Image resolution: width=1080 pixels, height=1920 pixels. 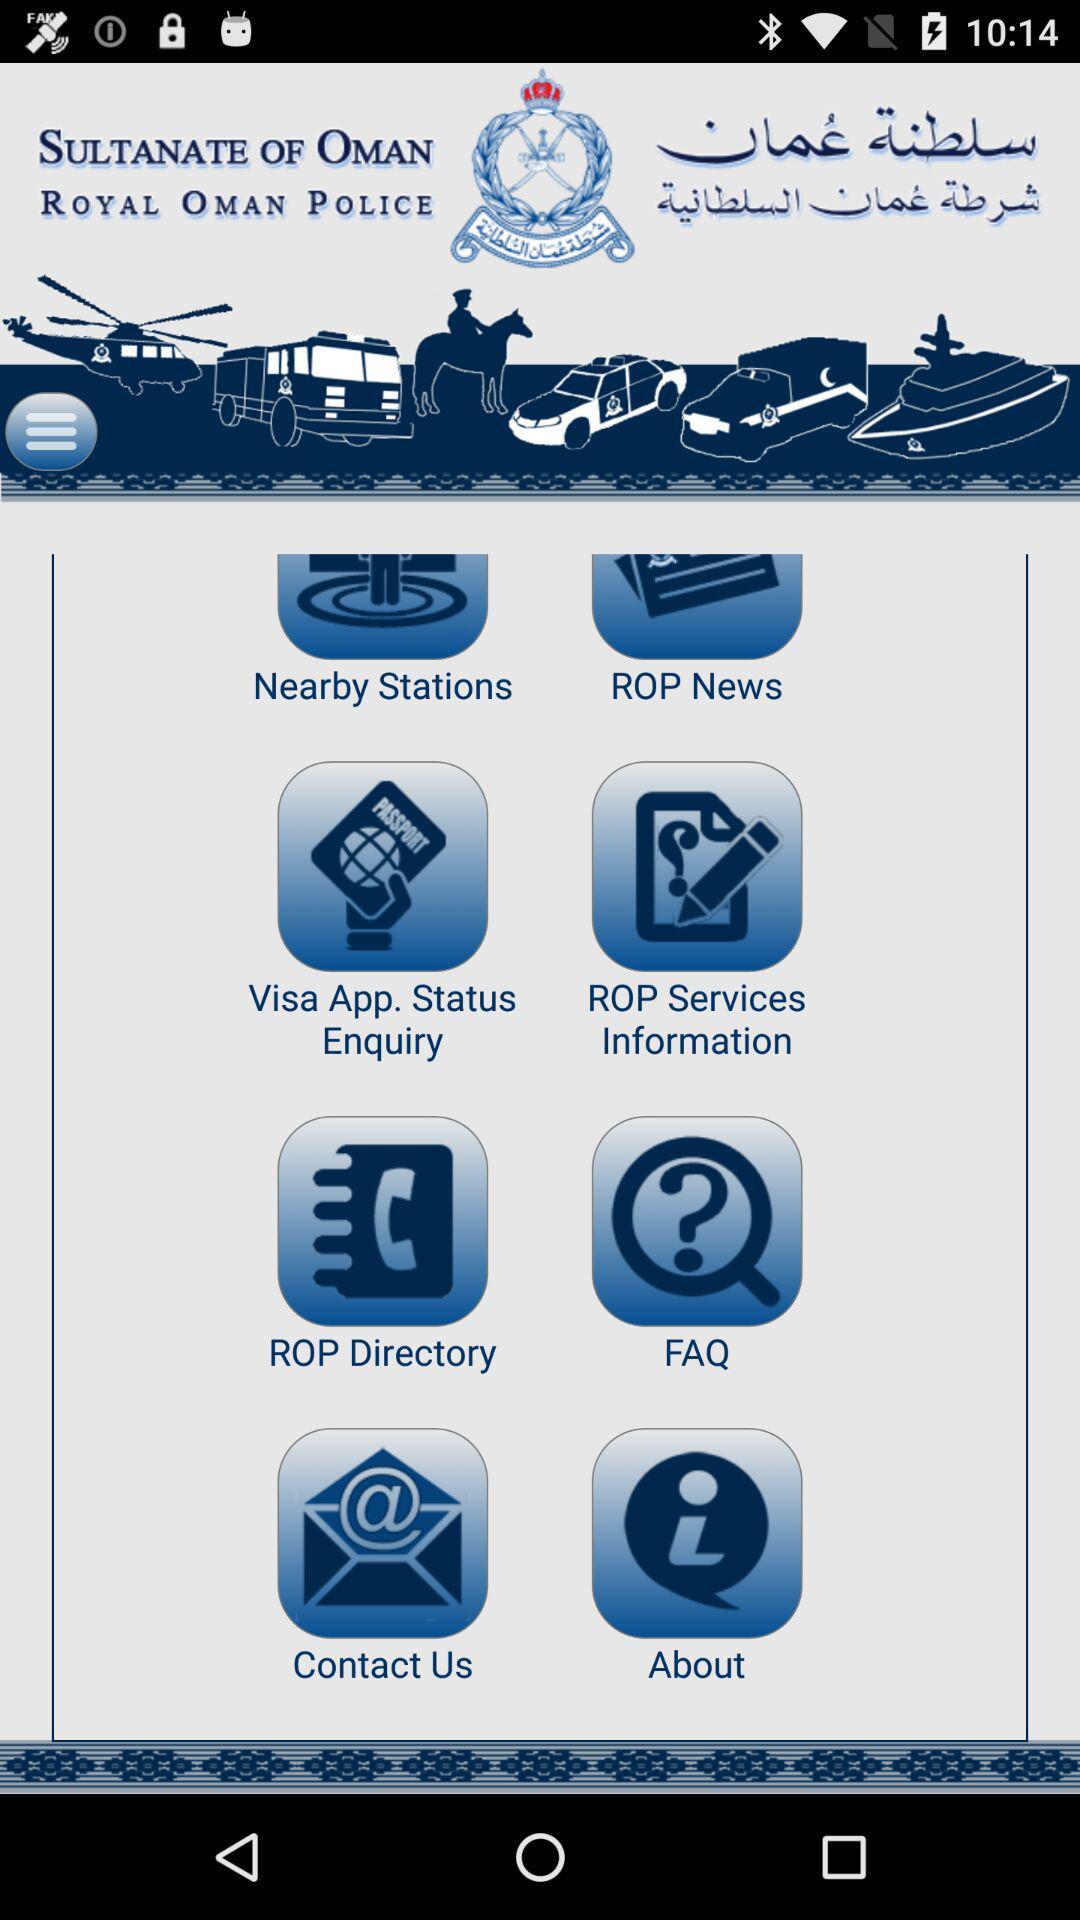 What do you see at coordinates (696, 606) in the screenshot?
I see `rop news` at bounding box center [696, 606].